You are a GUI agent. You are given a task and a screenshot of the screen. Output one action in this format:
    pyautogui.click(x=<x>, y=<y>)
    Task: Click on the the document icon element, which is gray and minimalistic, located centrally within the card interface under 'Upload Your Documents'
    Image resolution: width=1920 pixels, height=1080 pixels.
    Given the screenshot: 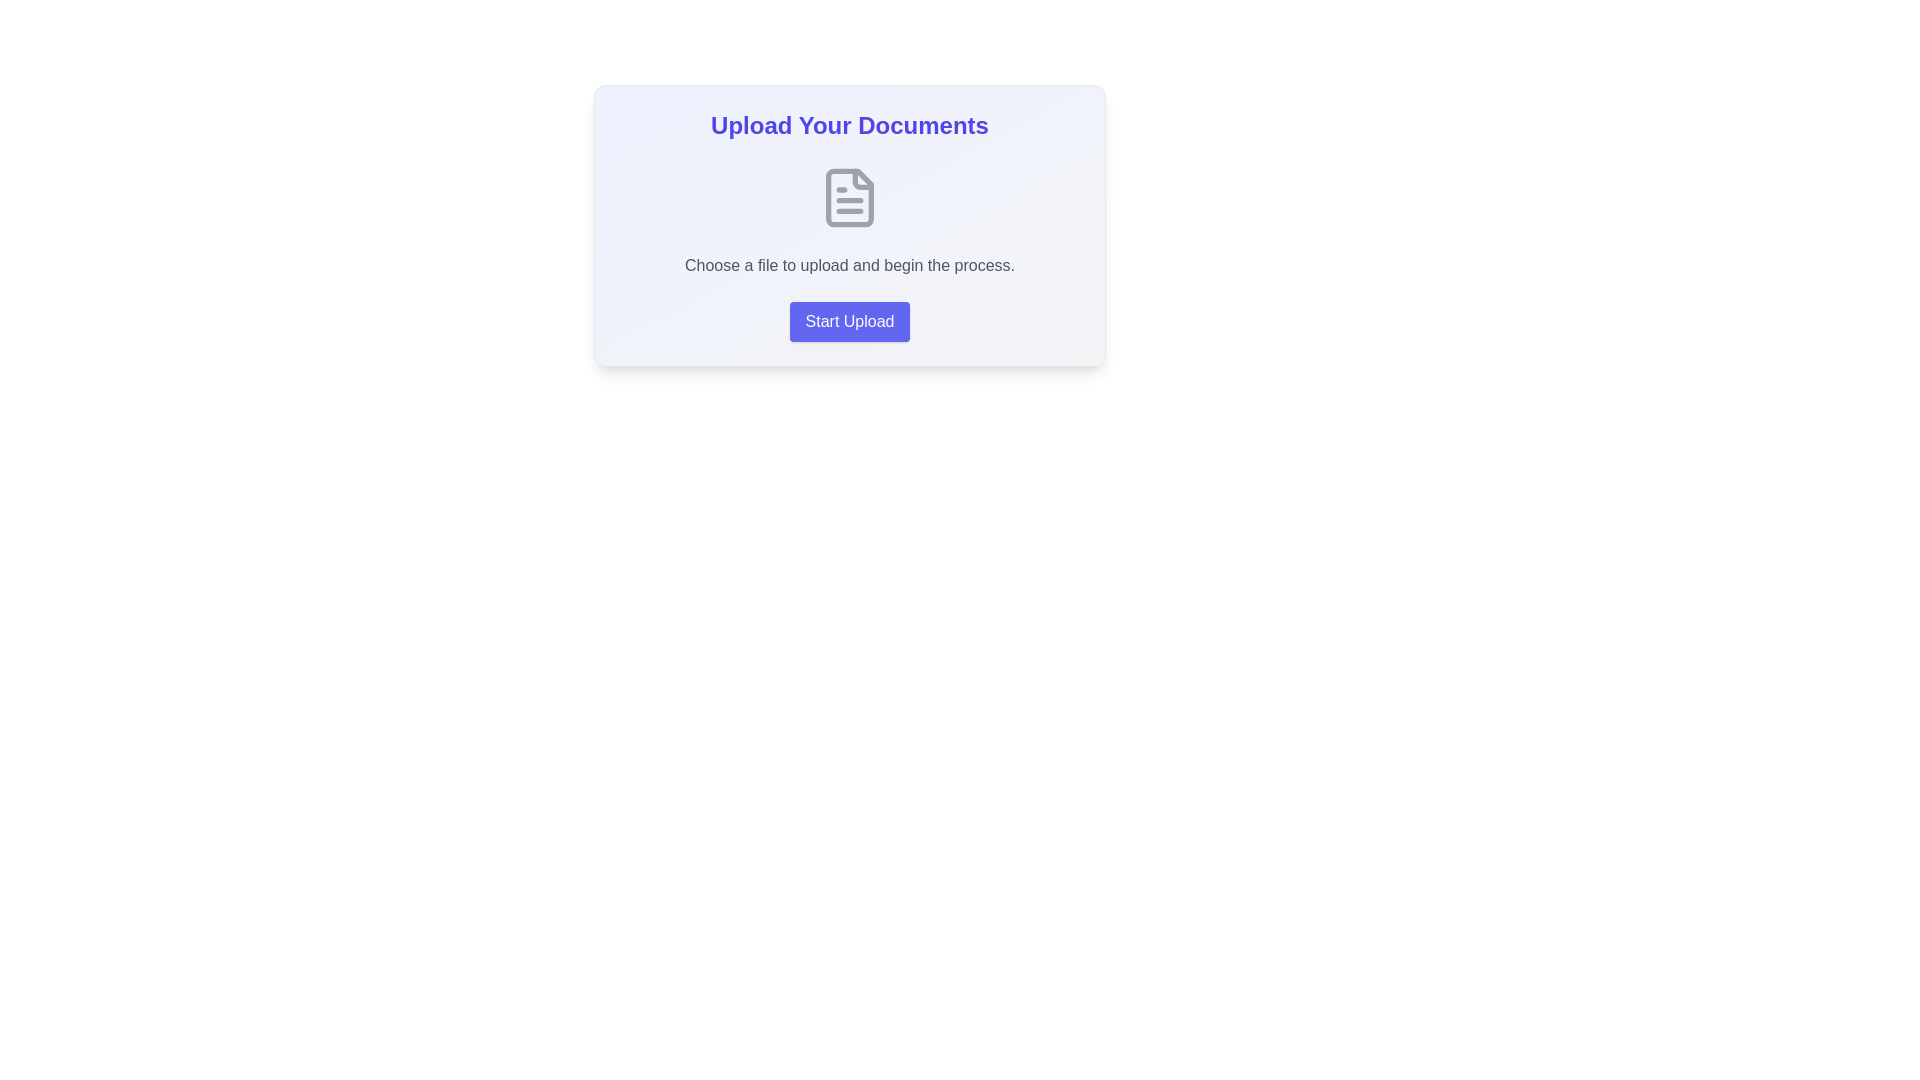 What is the action you would take?
    pyautogui.click(x=849, y=197)
    